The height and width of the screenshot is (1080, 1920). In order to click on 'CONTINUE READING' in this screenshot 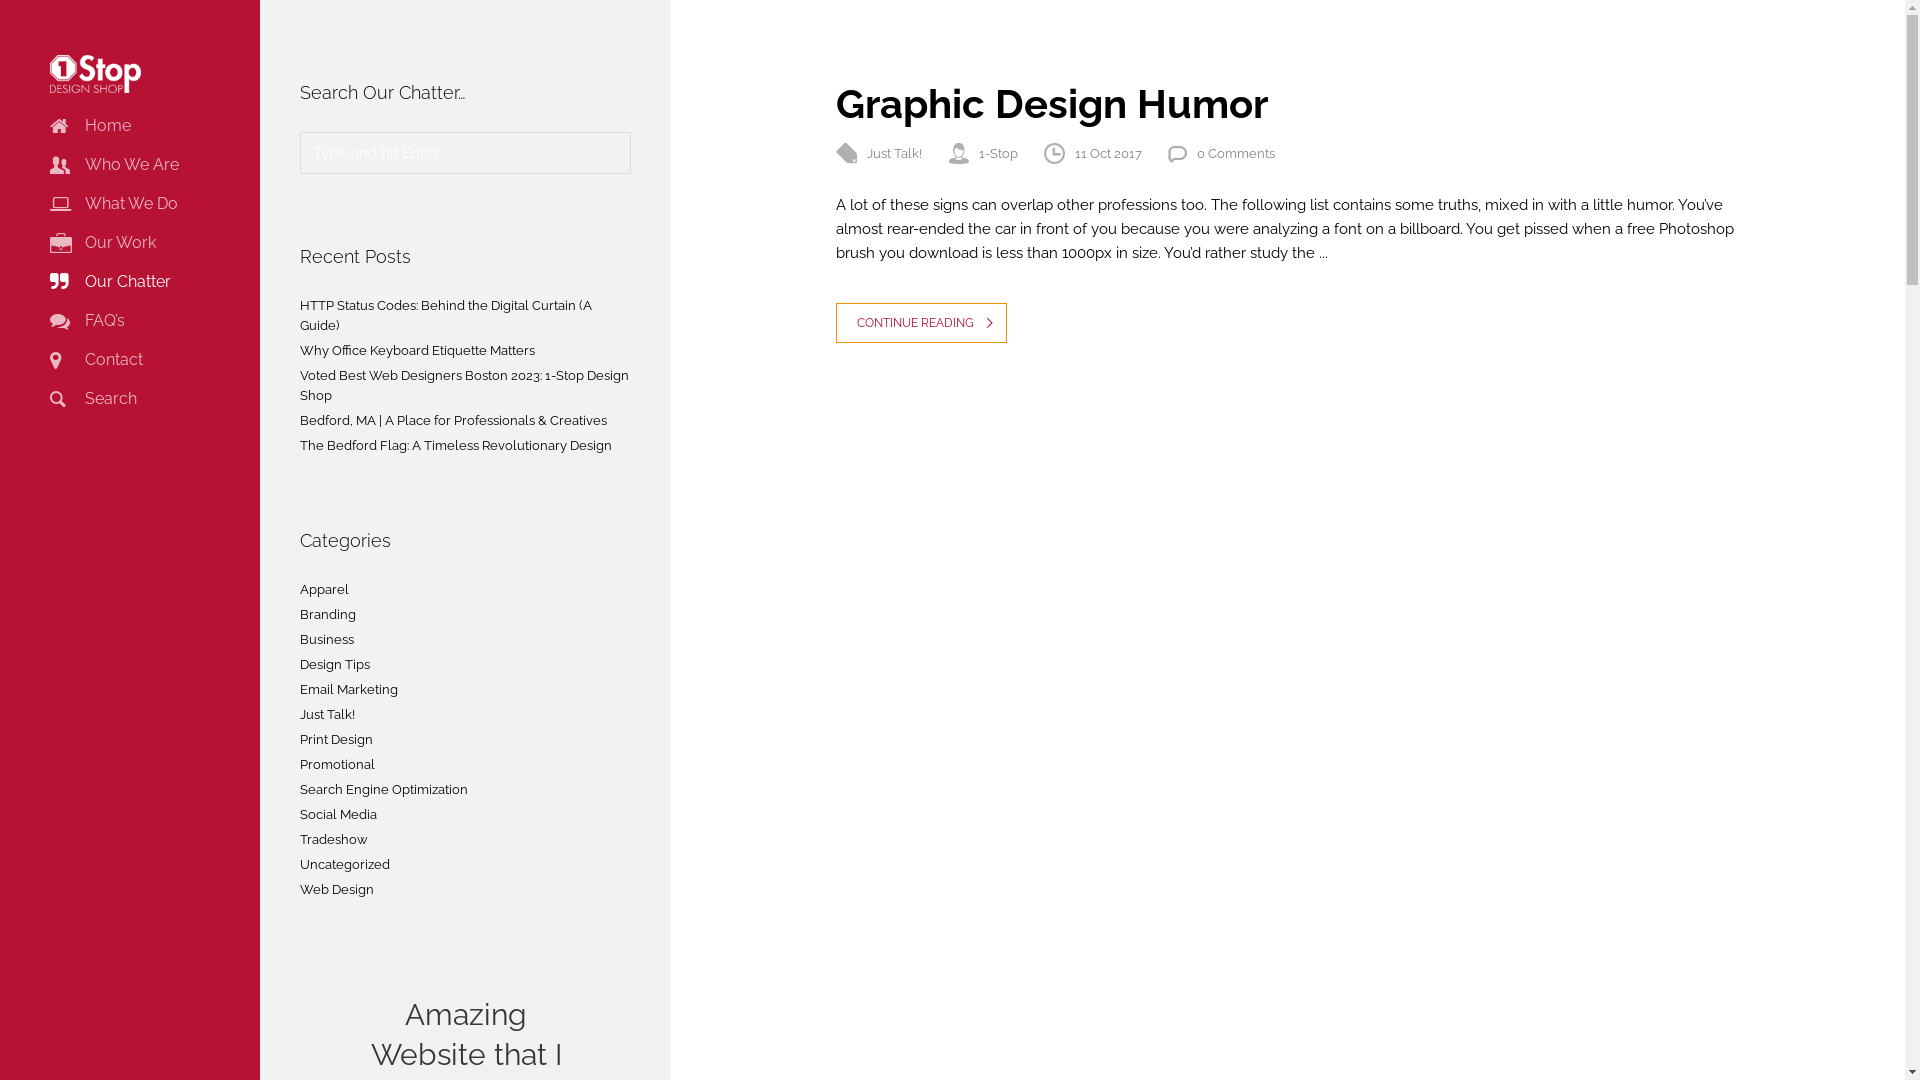, I will do `click(920, 322)`.